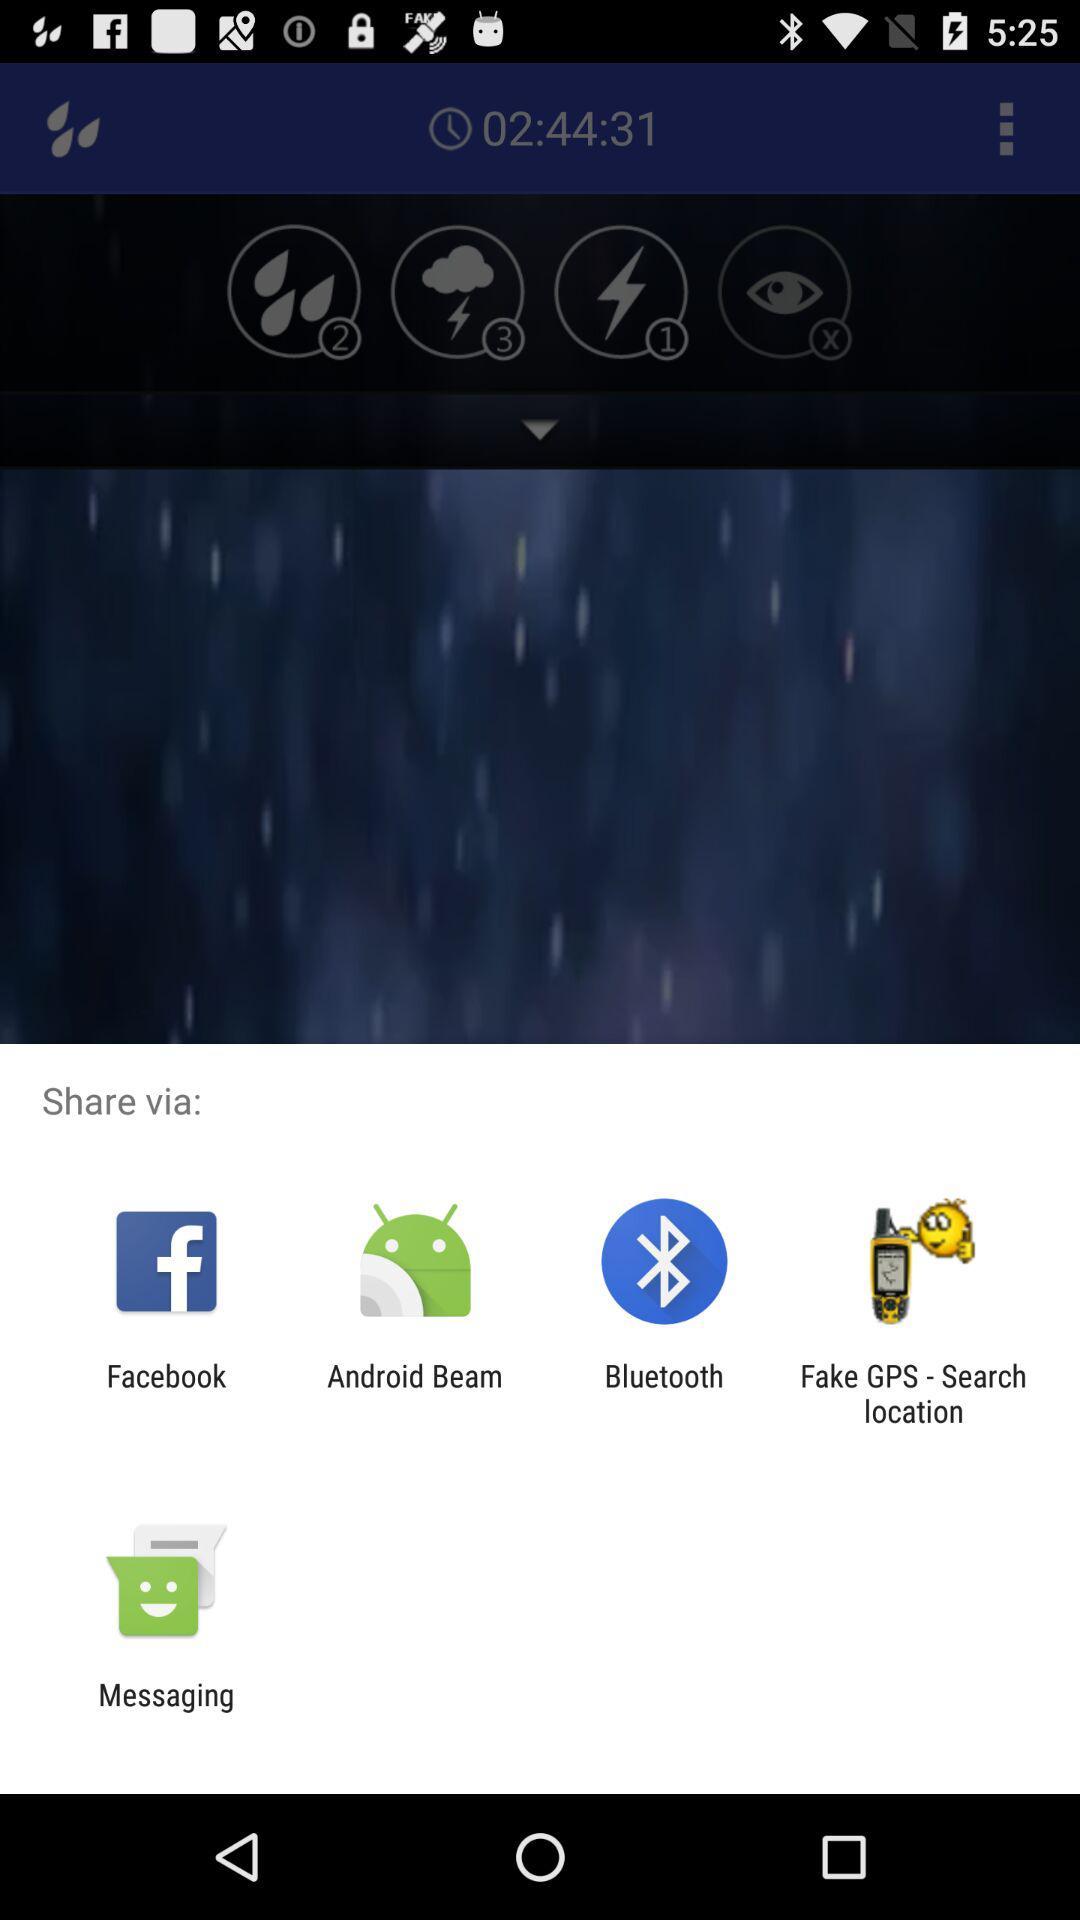 This screenshot has height=1920, width=1080. I want to click on the app to the right of the android beam app, so click(664, 1392).